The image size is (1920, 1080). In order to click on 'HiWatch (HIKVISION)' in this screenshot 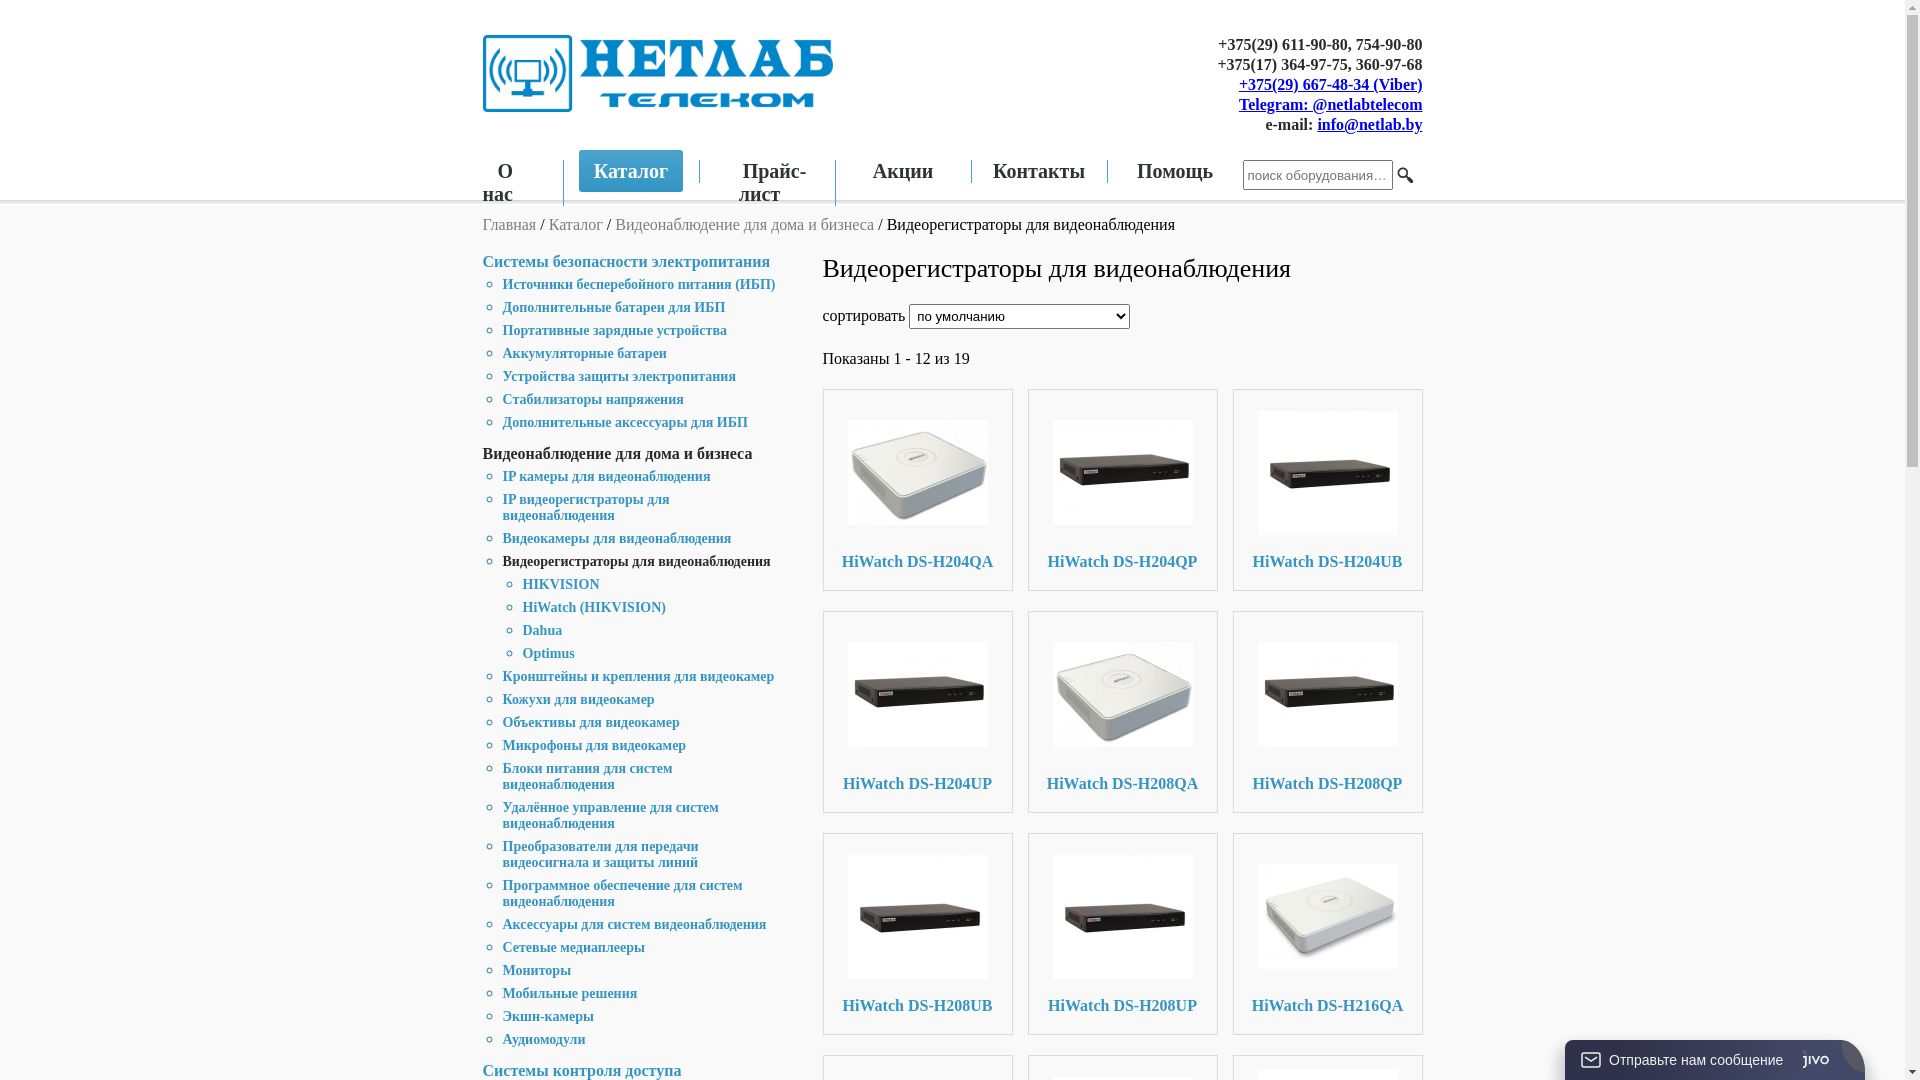, I will do `click(593, 606)`.